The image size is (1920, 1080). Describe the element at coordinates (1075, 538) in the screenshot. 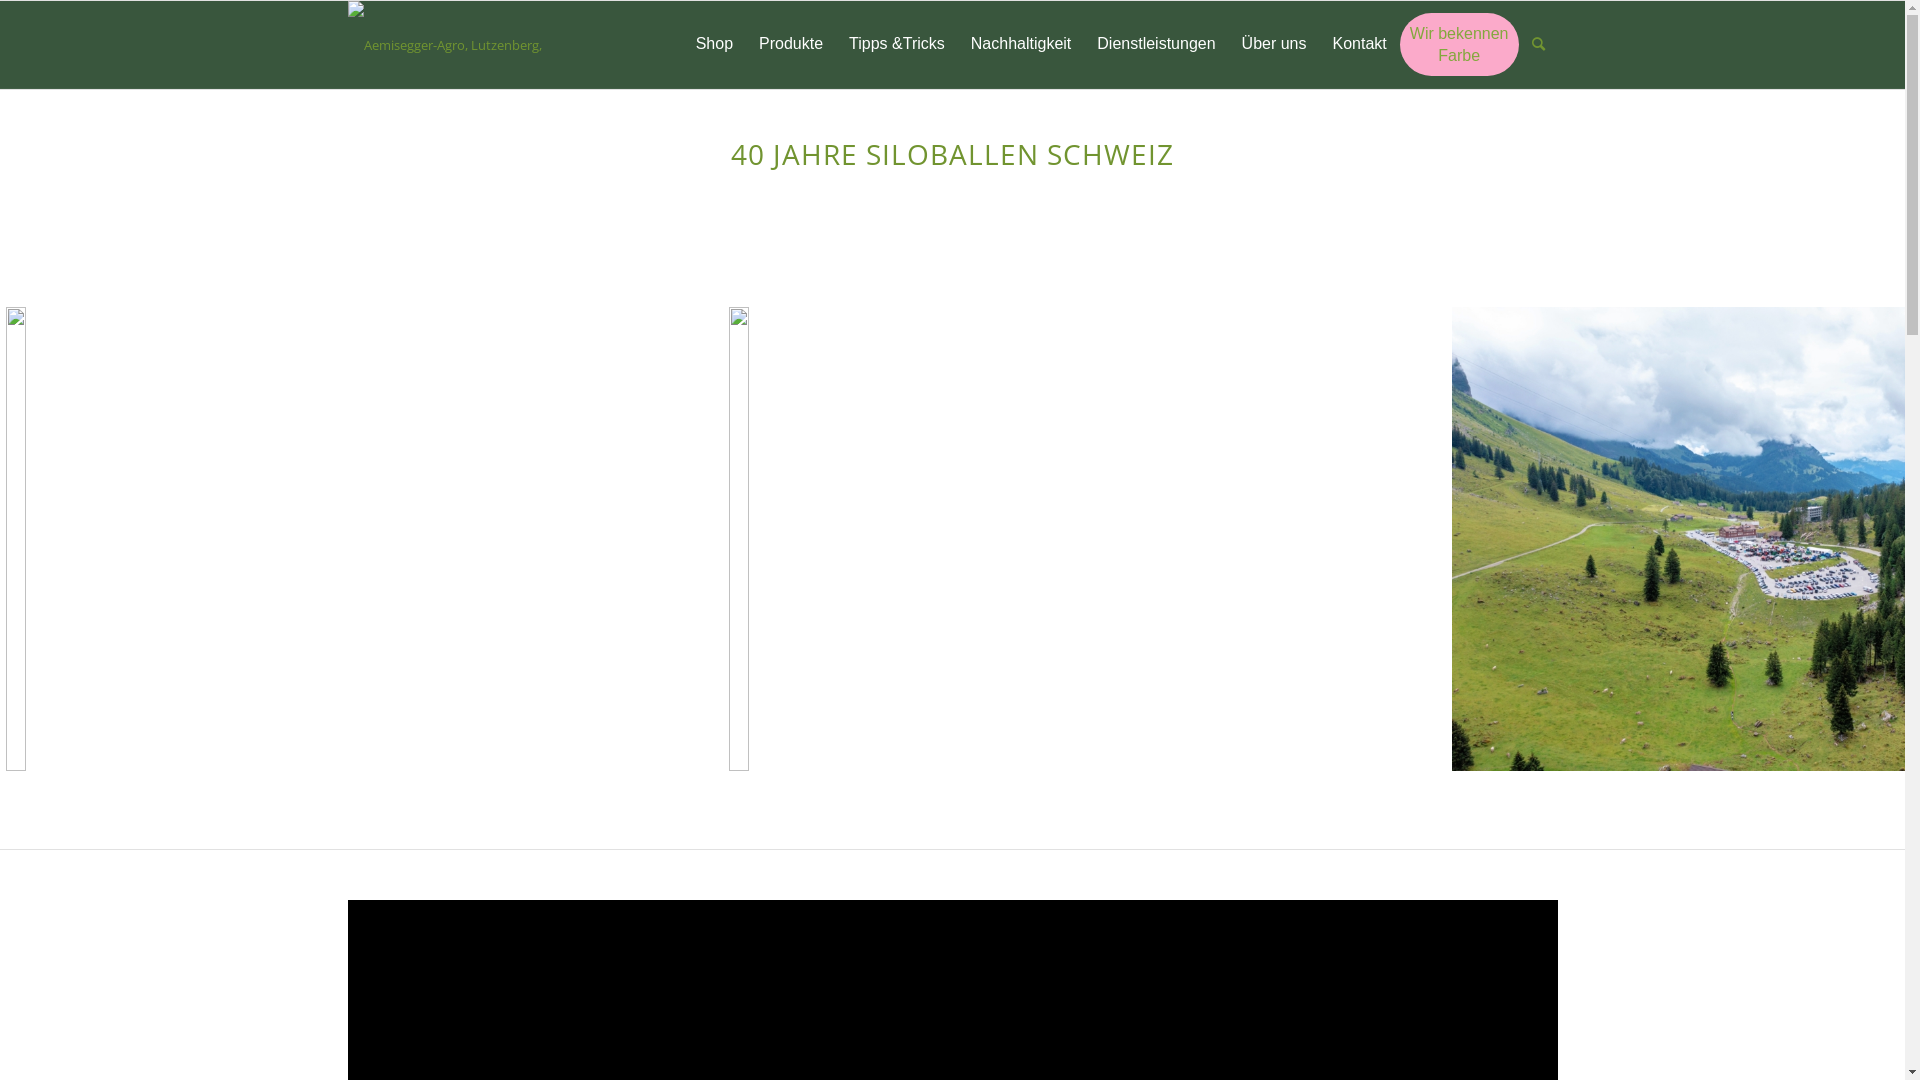

I see `'A1_07745gehrig'` at that location.